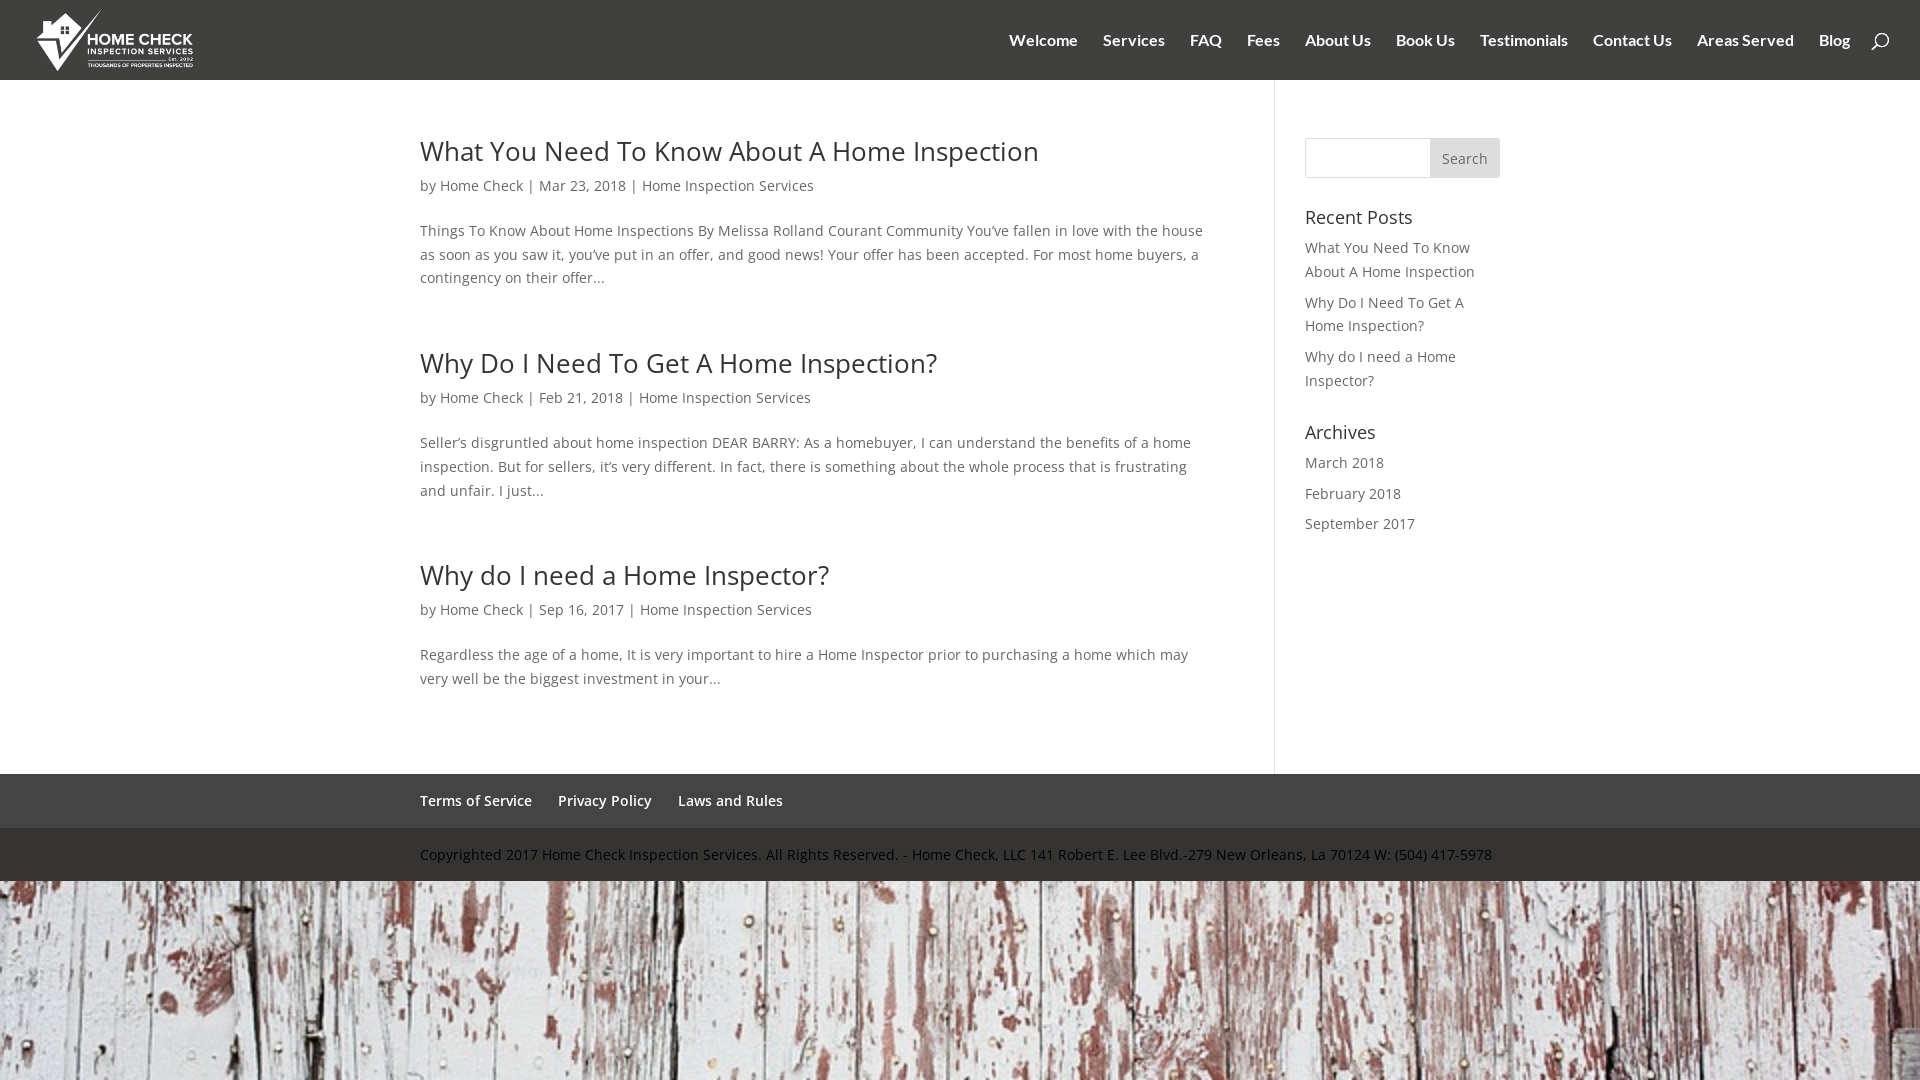 The width and height of the screenshot is (1920, 1080). I want to click on 'Why Do I Need To Get A Home Inspection?', so click(1383, 314).